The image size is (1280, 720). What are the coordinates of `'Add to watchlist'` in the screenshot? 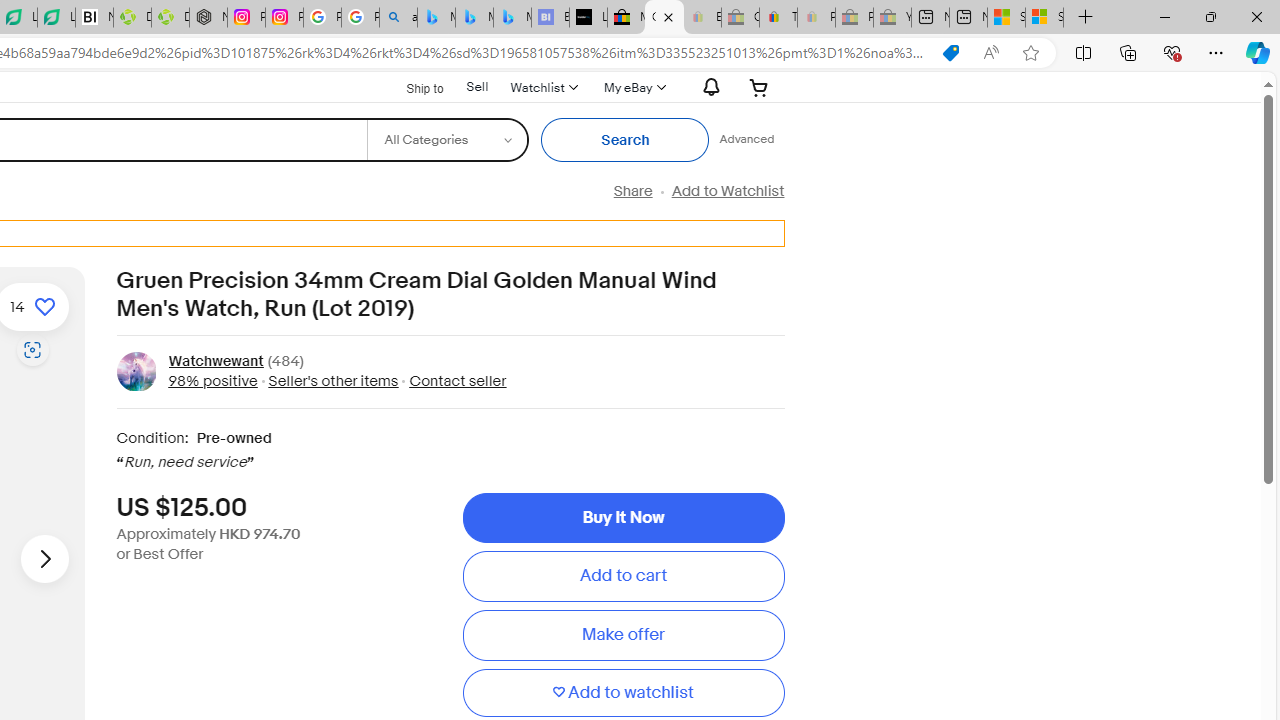 It's located at (622, 692).